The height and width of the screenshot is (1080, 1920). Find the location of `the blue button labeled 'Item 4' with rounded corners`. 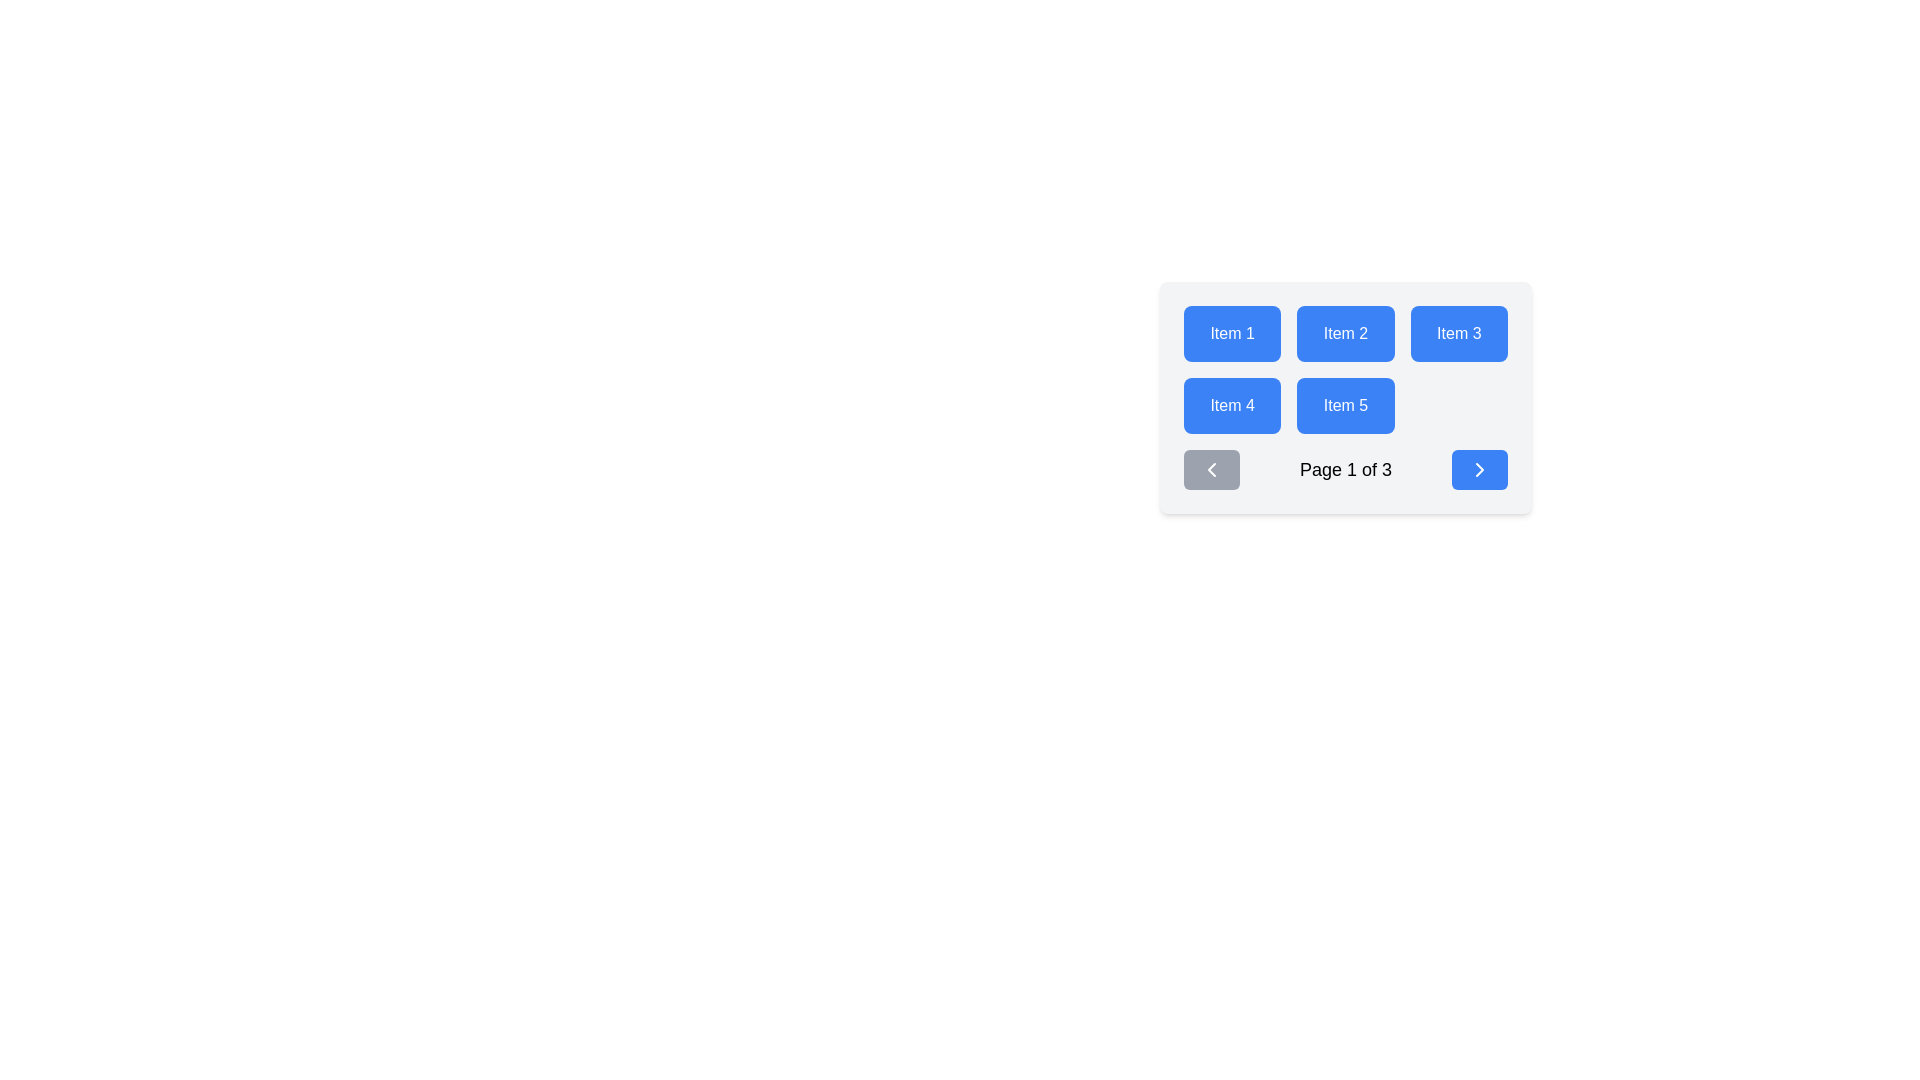

the blue button labeled 'Item 4' with rounded corners is located at coordinates (1231, 405).